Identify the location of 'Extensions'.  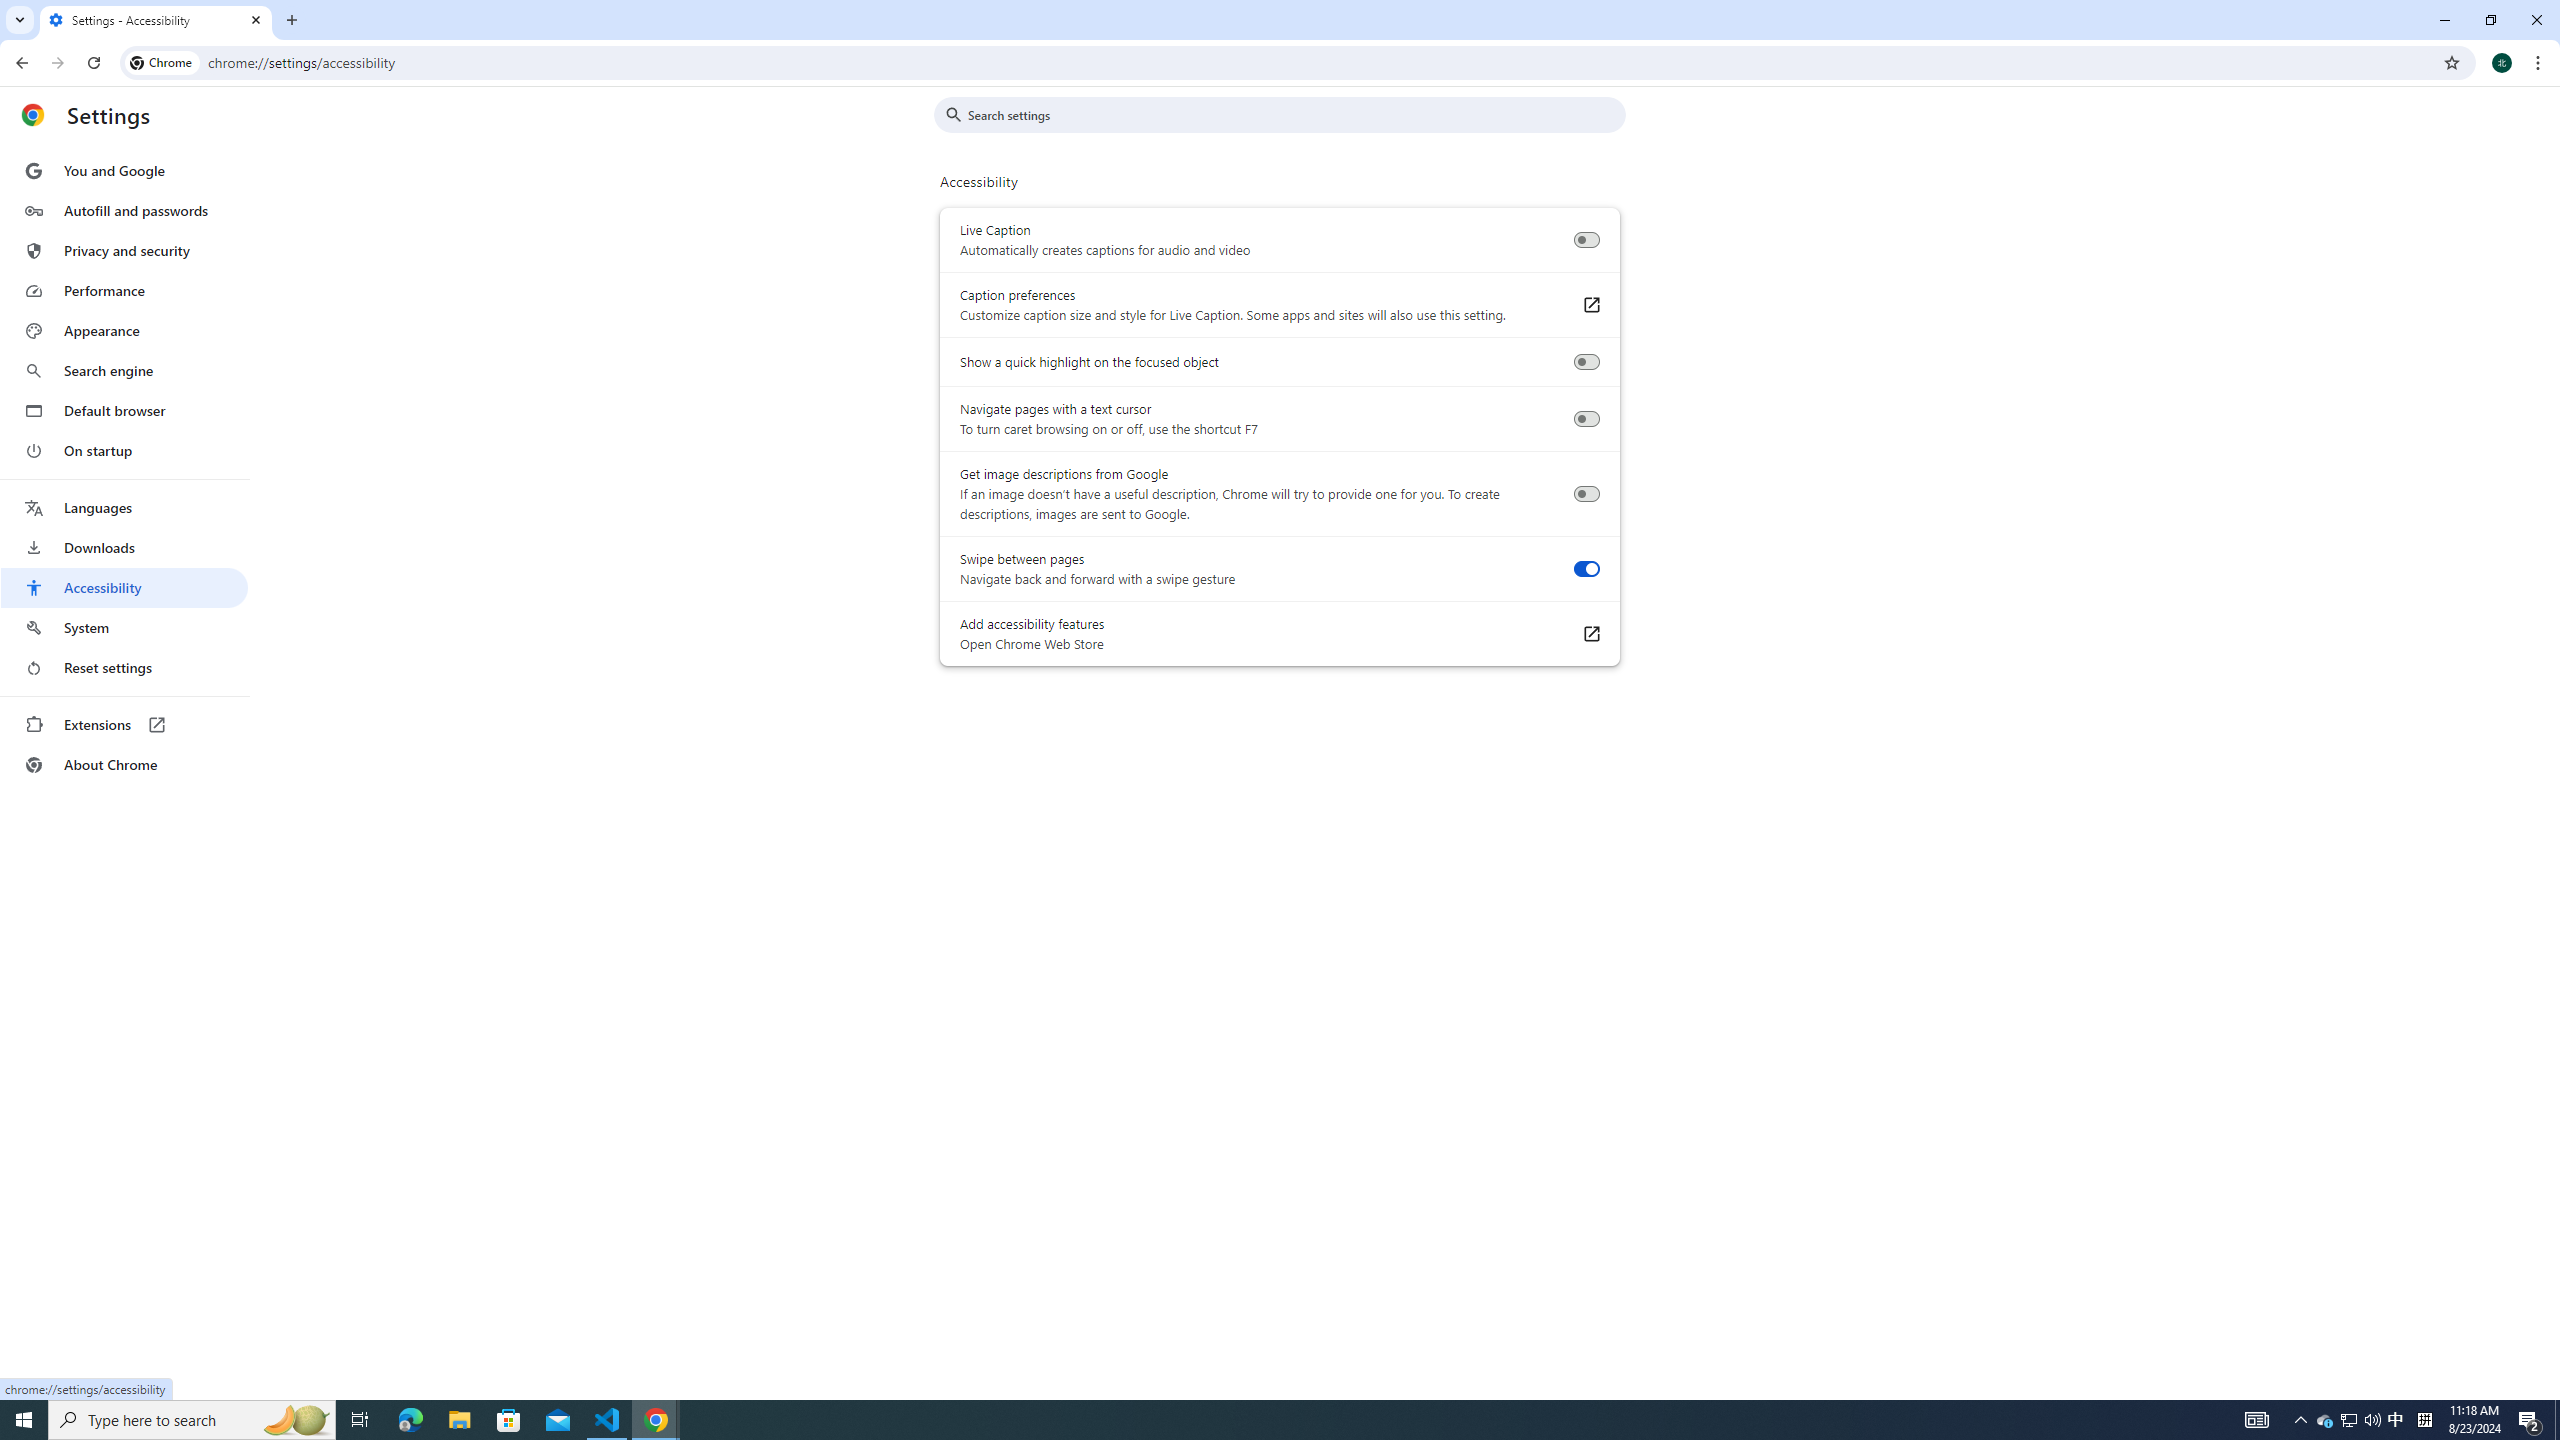
(123, 724).